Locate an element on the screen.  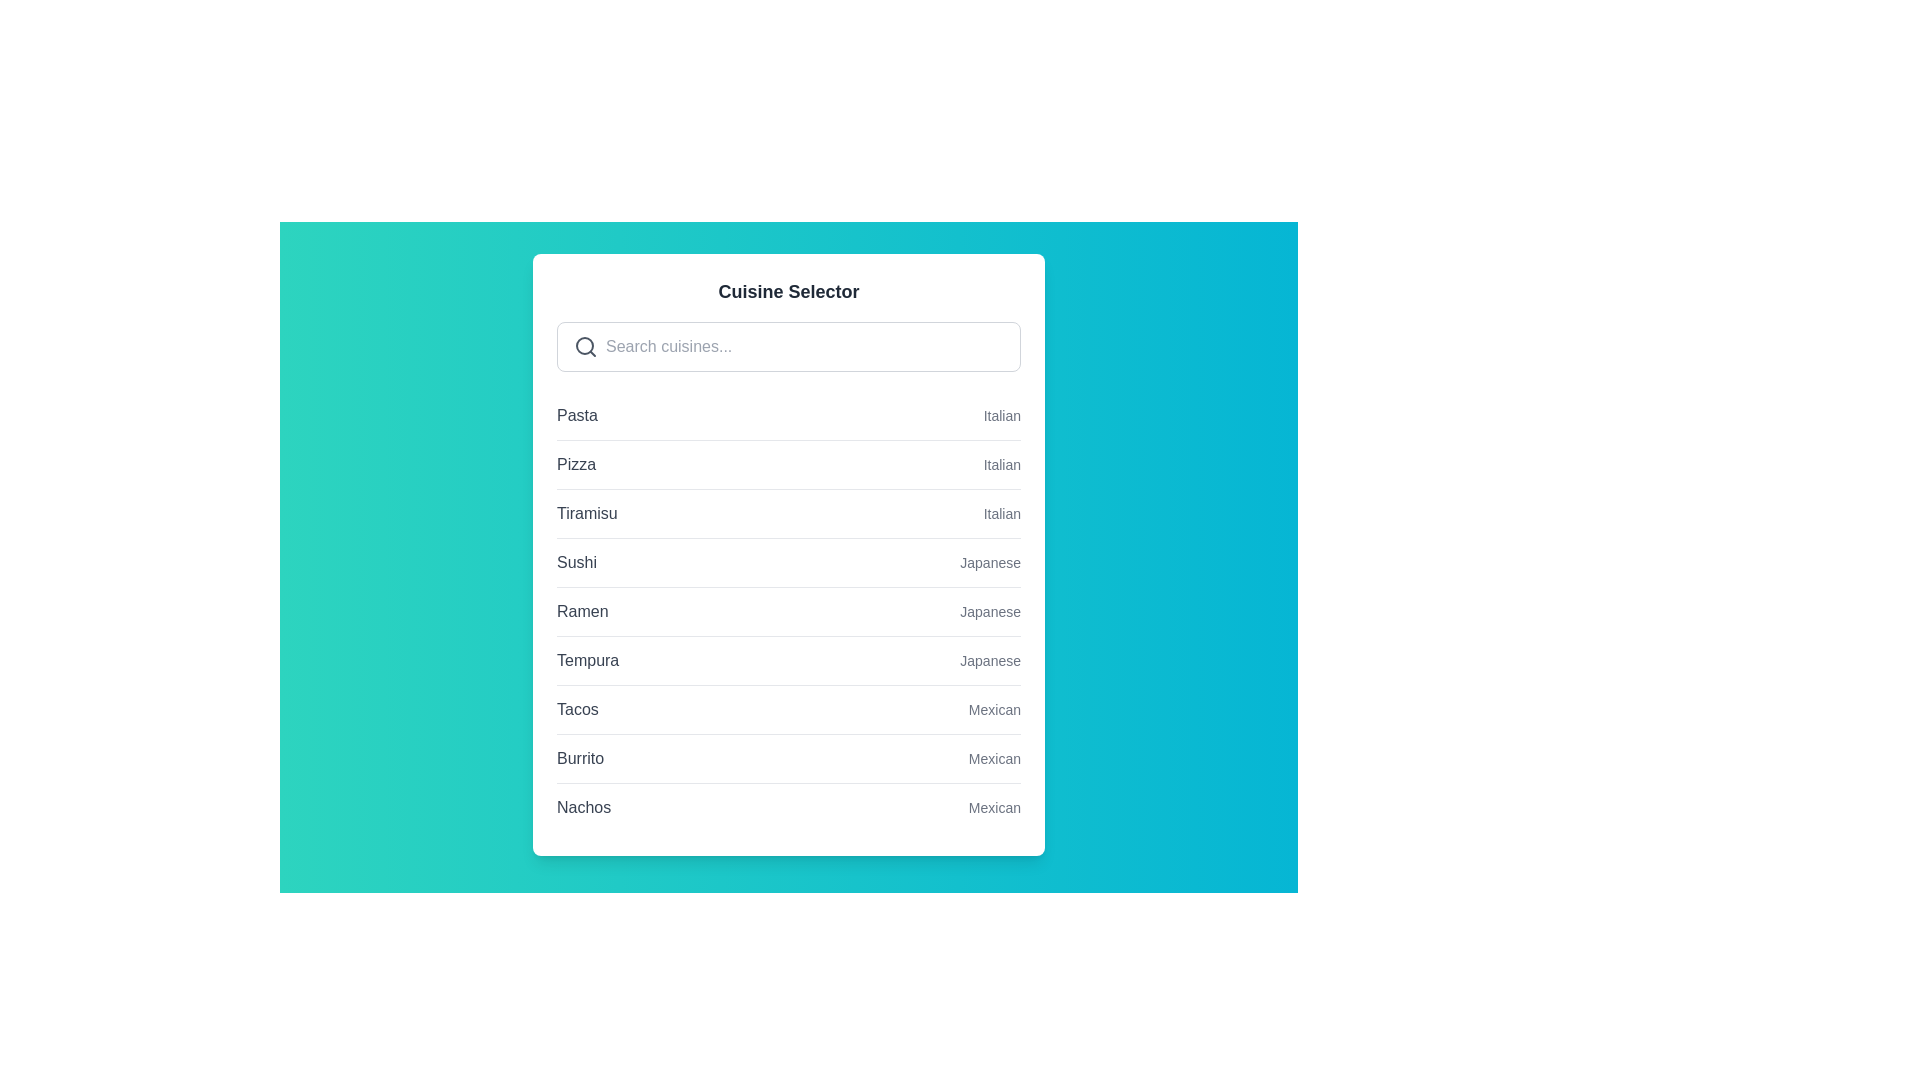
the non-interactive menu item labeled 'Tempura' which is paired with its cuisine 'Japanese', located as the seventh row in the list of dishes is located at coordinates (787, 659).